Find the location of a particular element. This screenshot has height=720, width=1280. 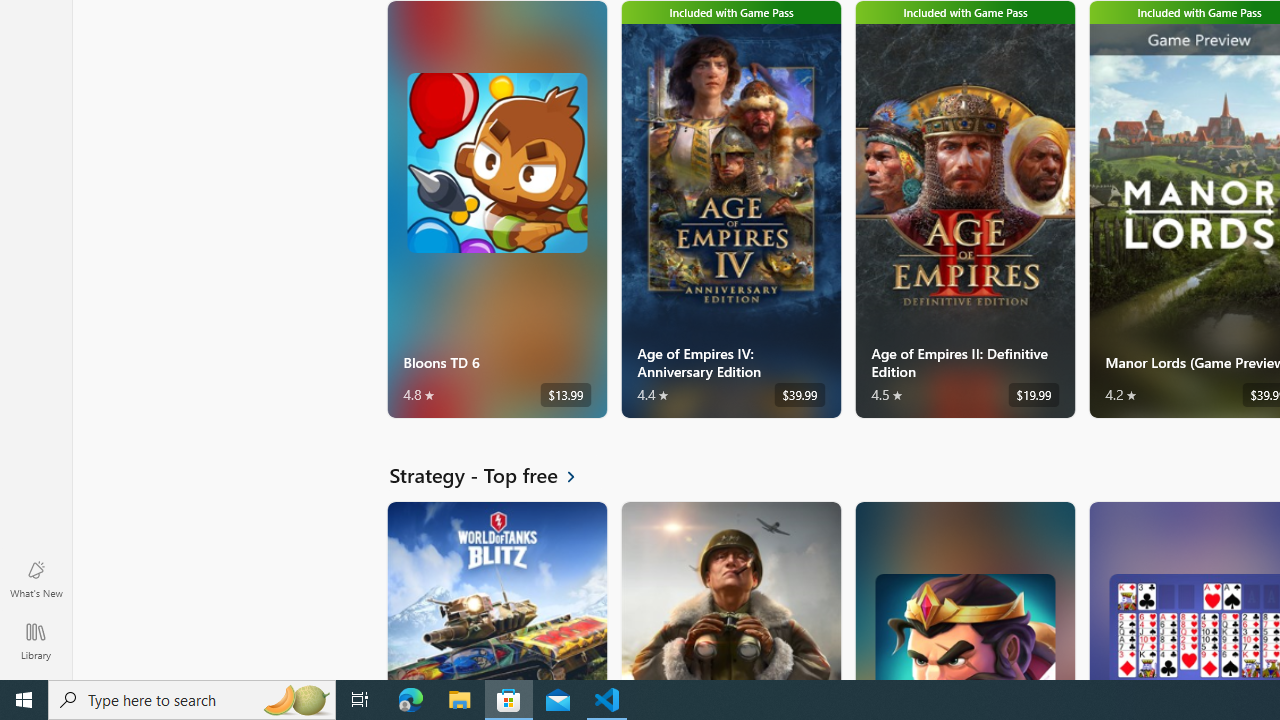

'What' is located at coordinates (35, 578).